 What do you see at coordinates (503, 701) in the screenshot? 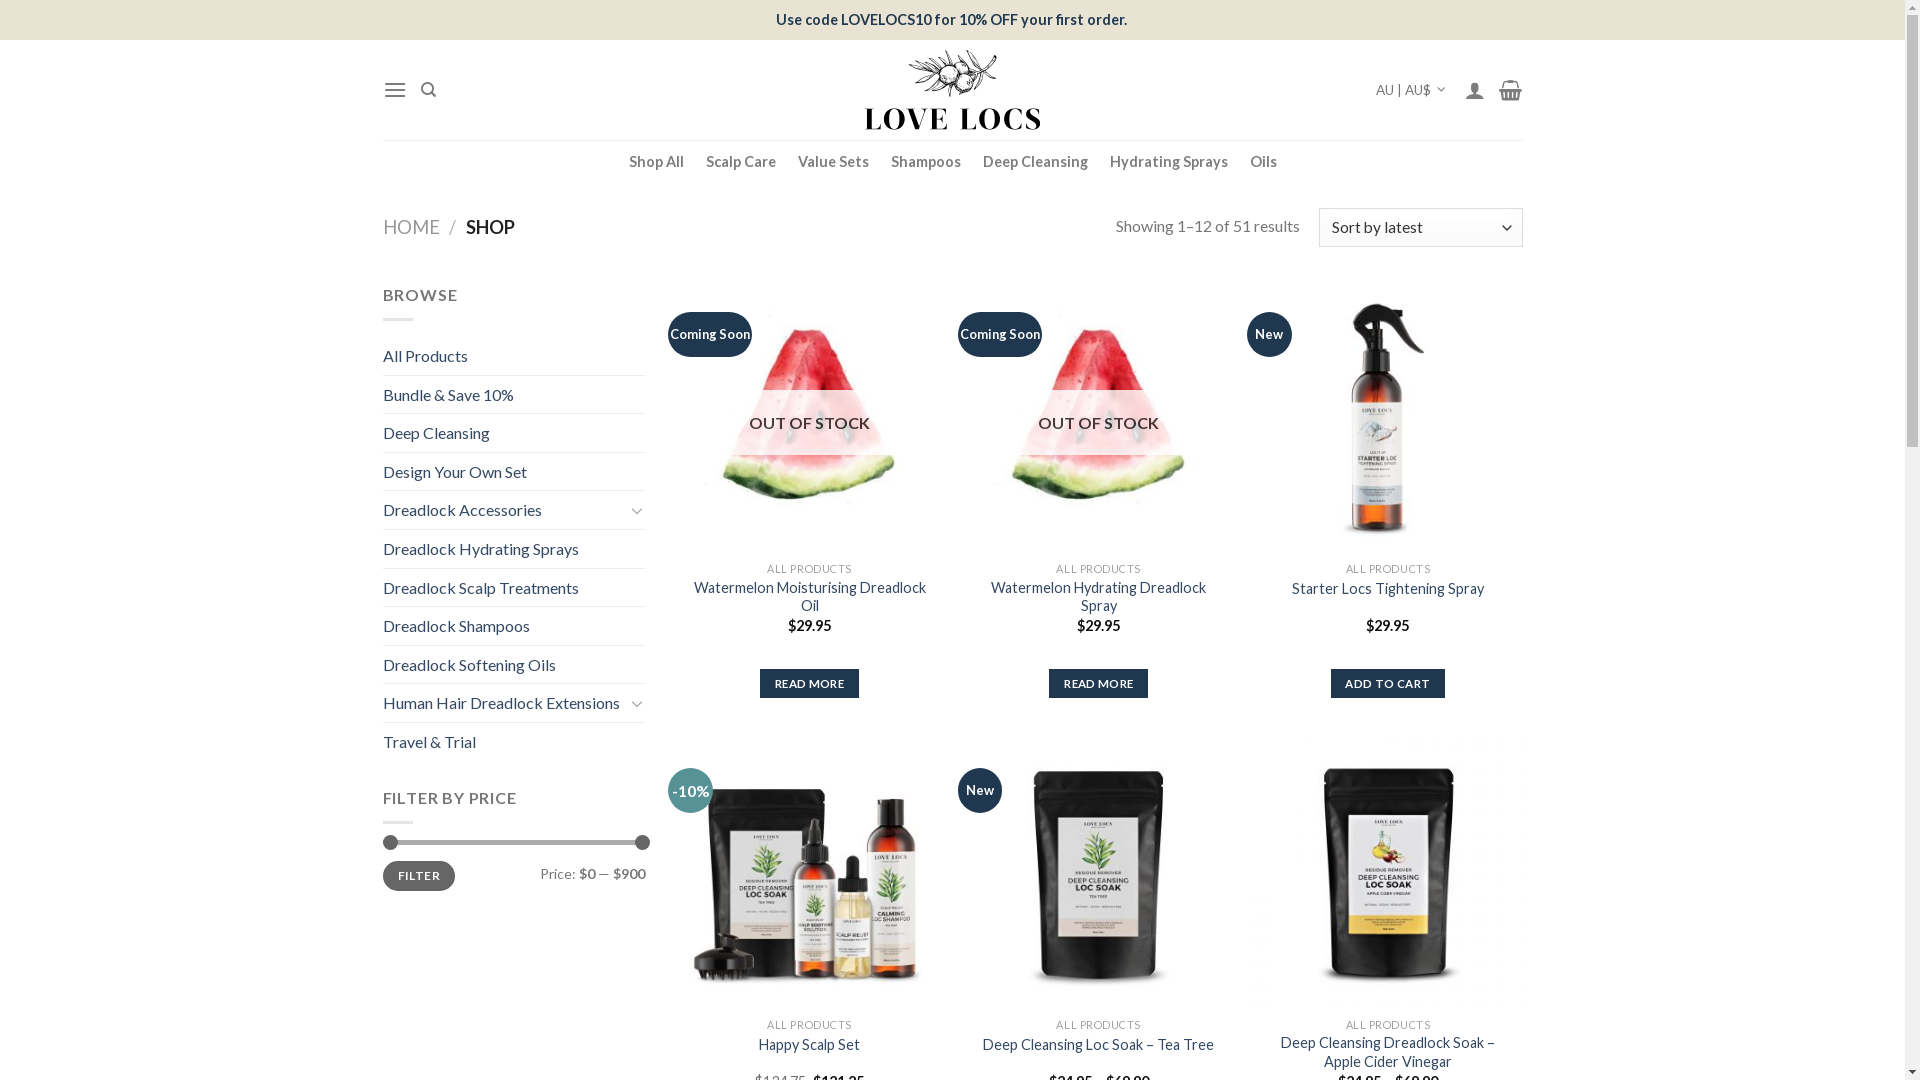
I see `'Human Hair Dreadlock Extensions'` at bounding box center [503, 701].